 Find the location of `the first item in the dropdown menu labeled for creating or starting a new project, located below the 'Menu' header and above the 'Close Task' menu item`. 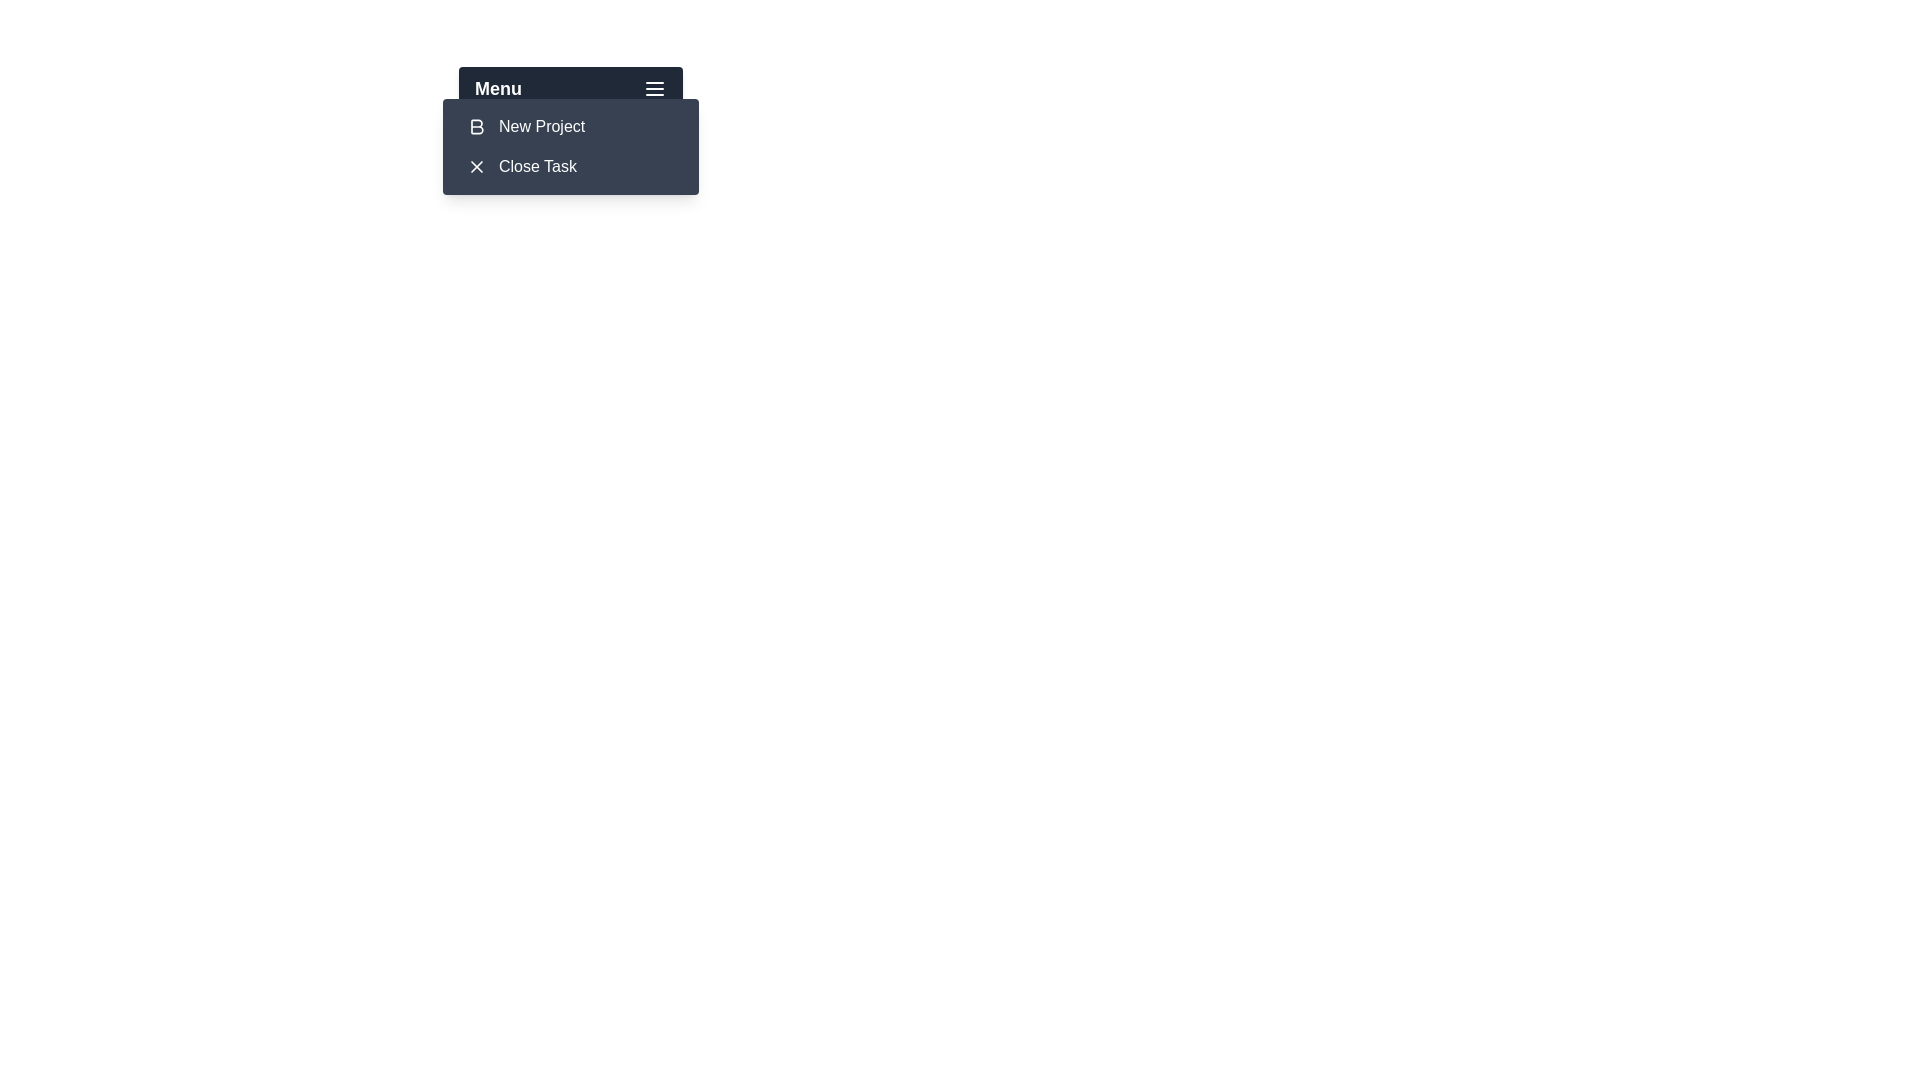

the first item in the dropdown menu labeled for creating or starting a new project, located below the 'Menu' header and above the 'Close Task' menu item is located at coordinates (542, 127).